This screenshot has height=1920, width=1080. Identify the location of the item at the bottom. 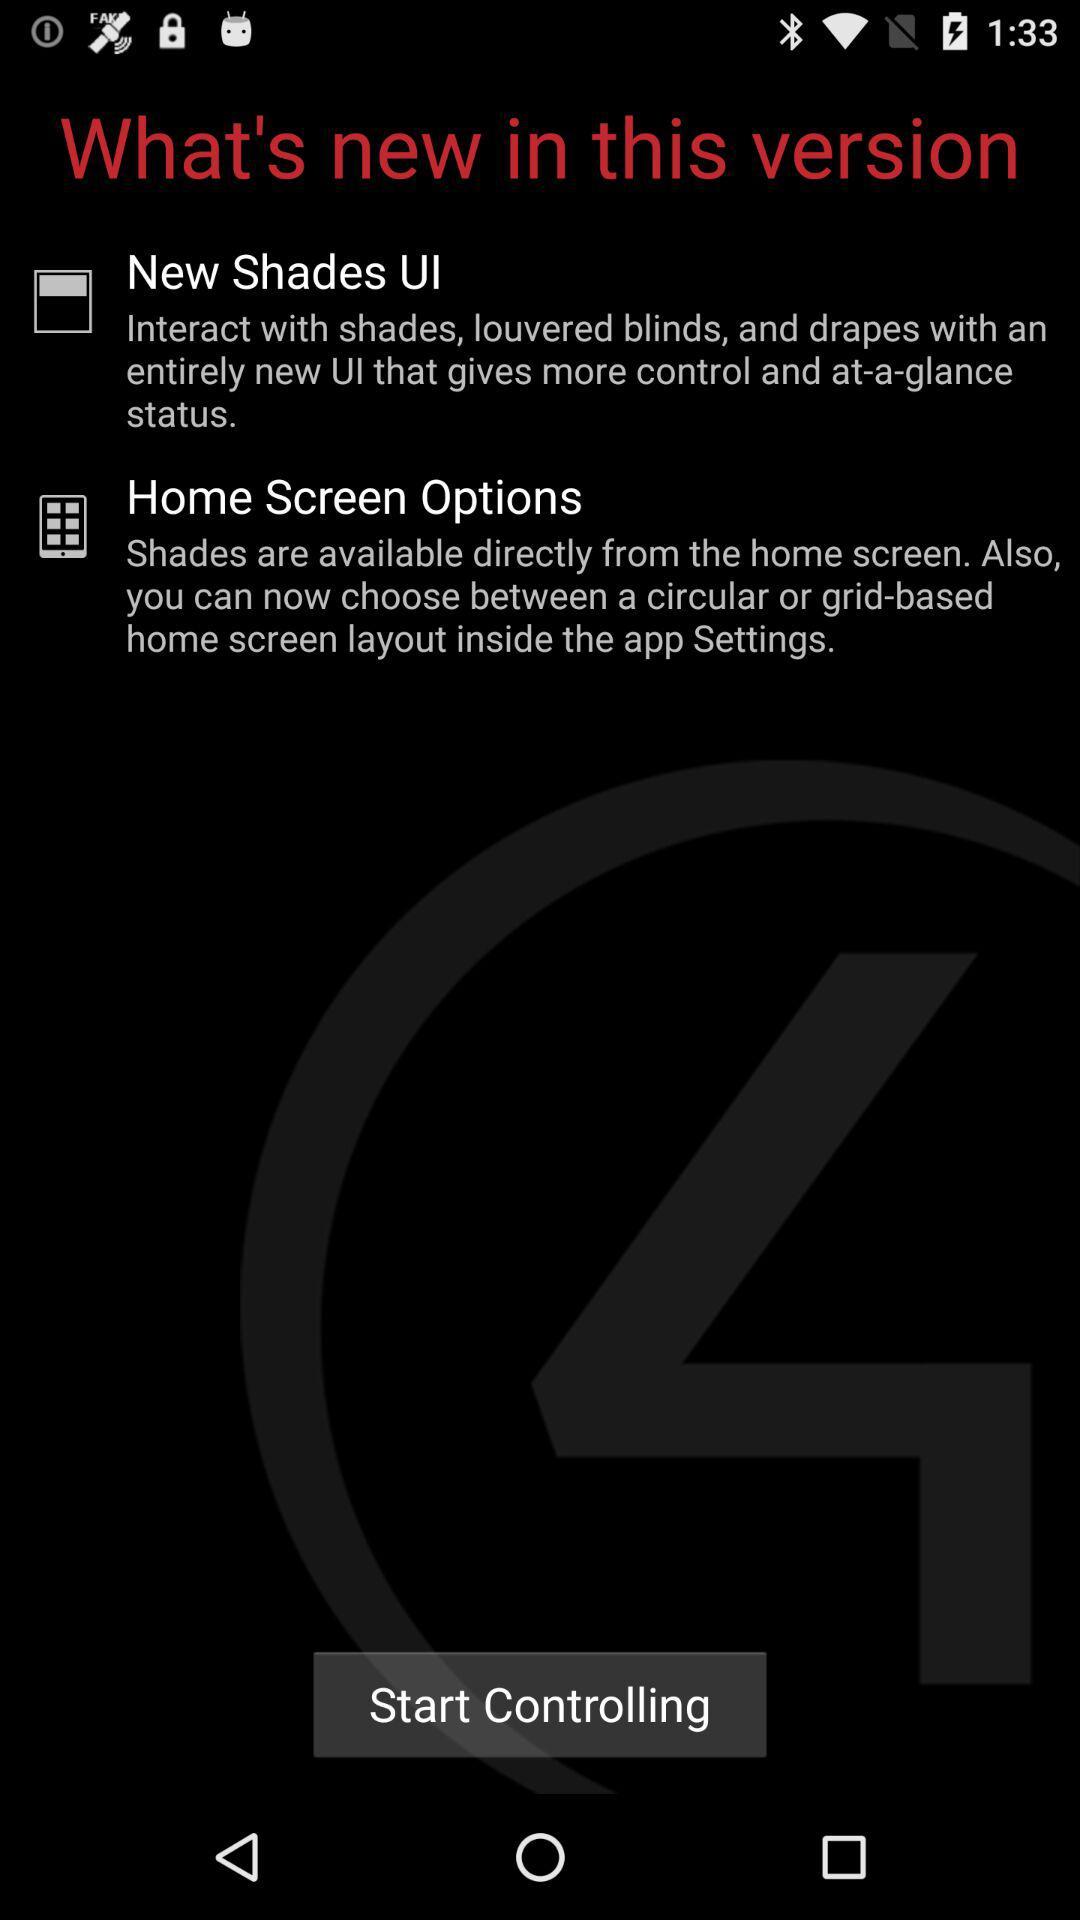
(540, 1703).